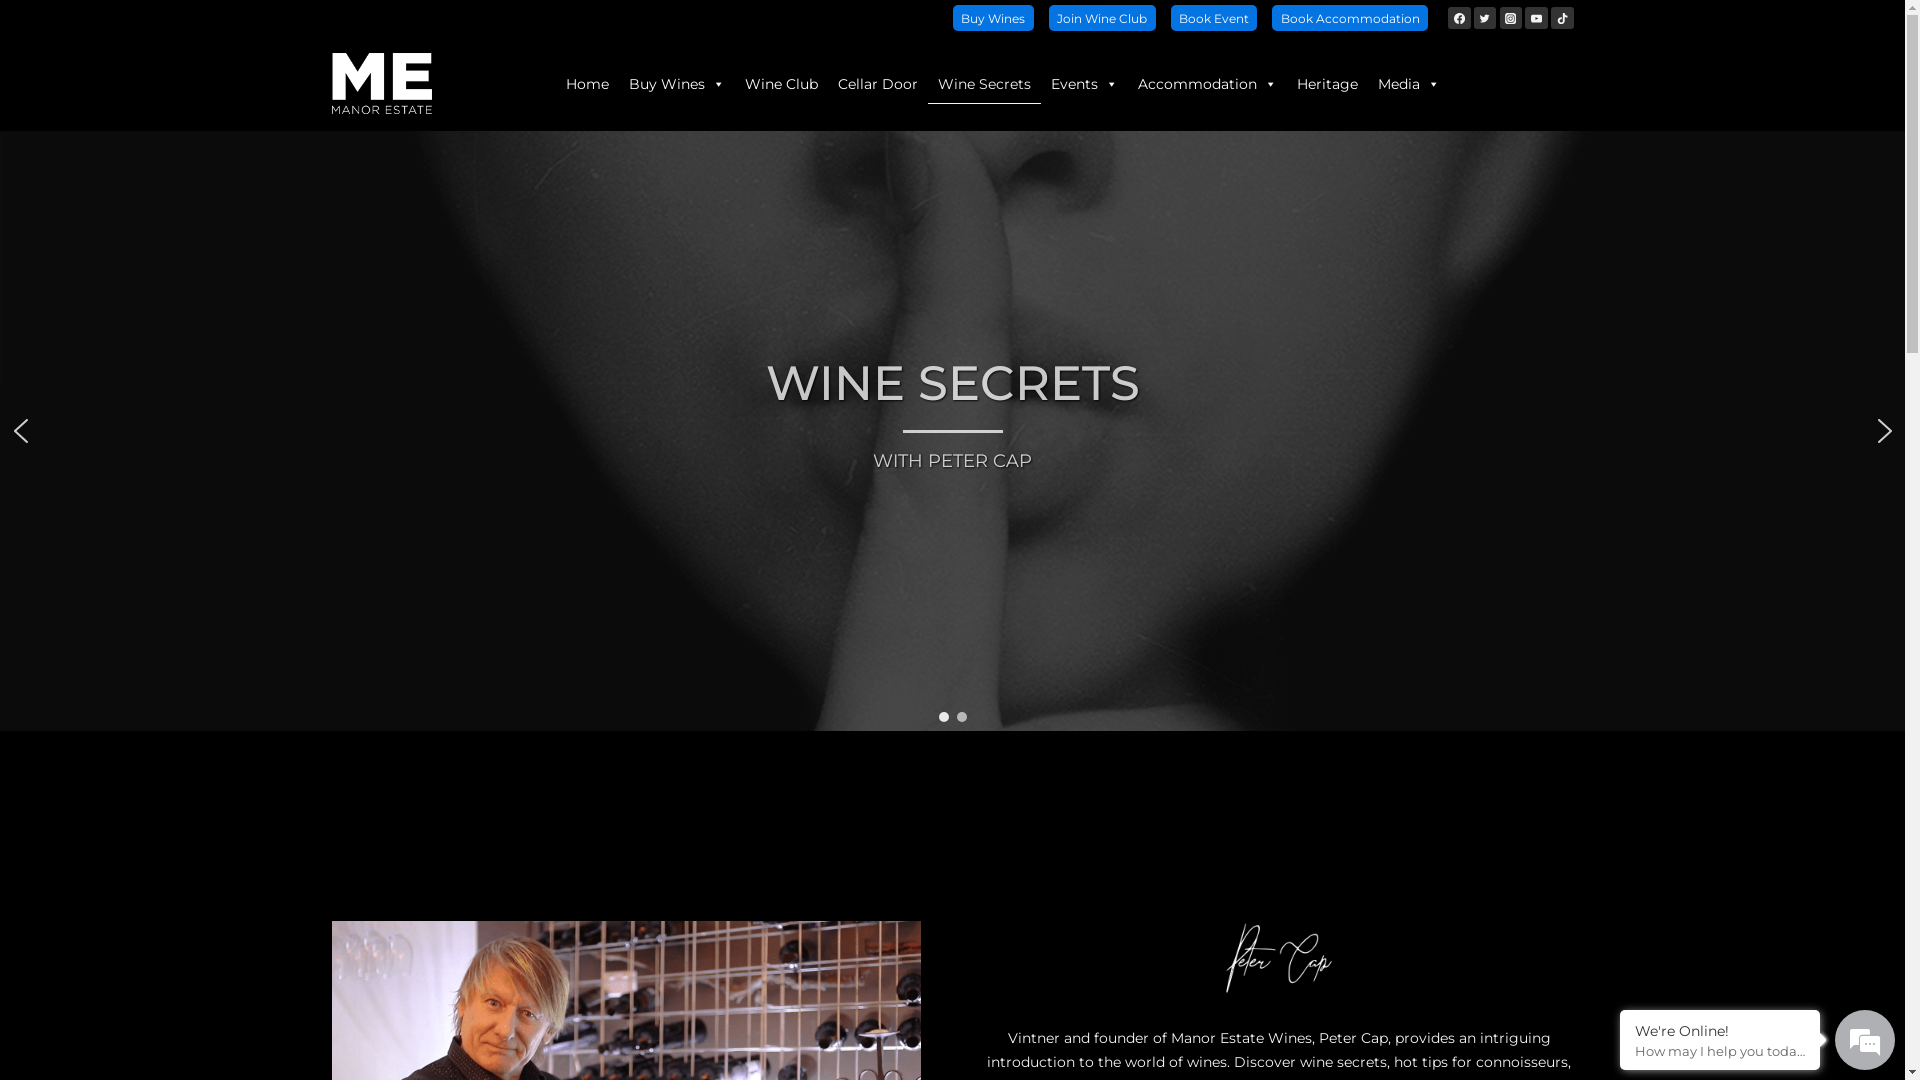  I want to click on 'Home', so click(586, 83).